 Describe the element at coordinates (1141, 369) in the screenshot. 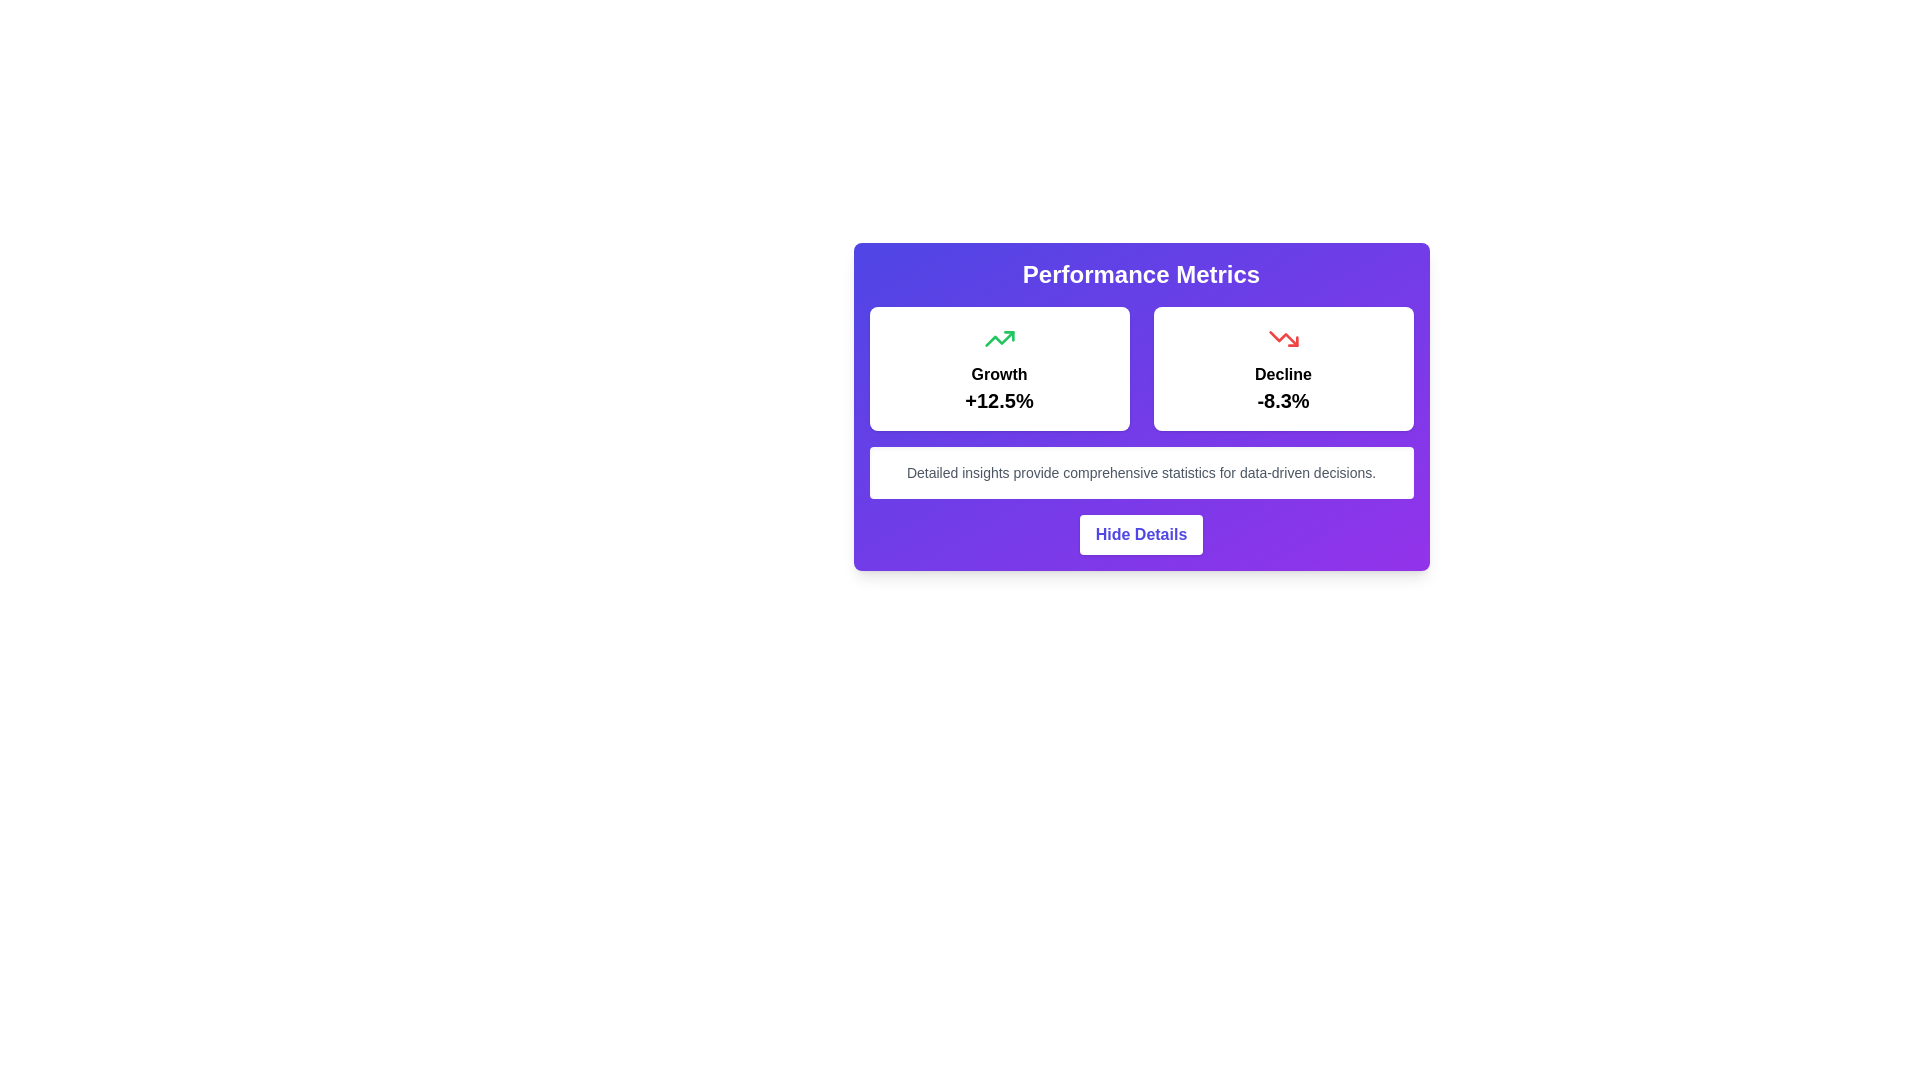

I see `the Grid layout containing informational blocks that displays growth and decline statistics` at that location.